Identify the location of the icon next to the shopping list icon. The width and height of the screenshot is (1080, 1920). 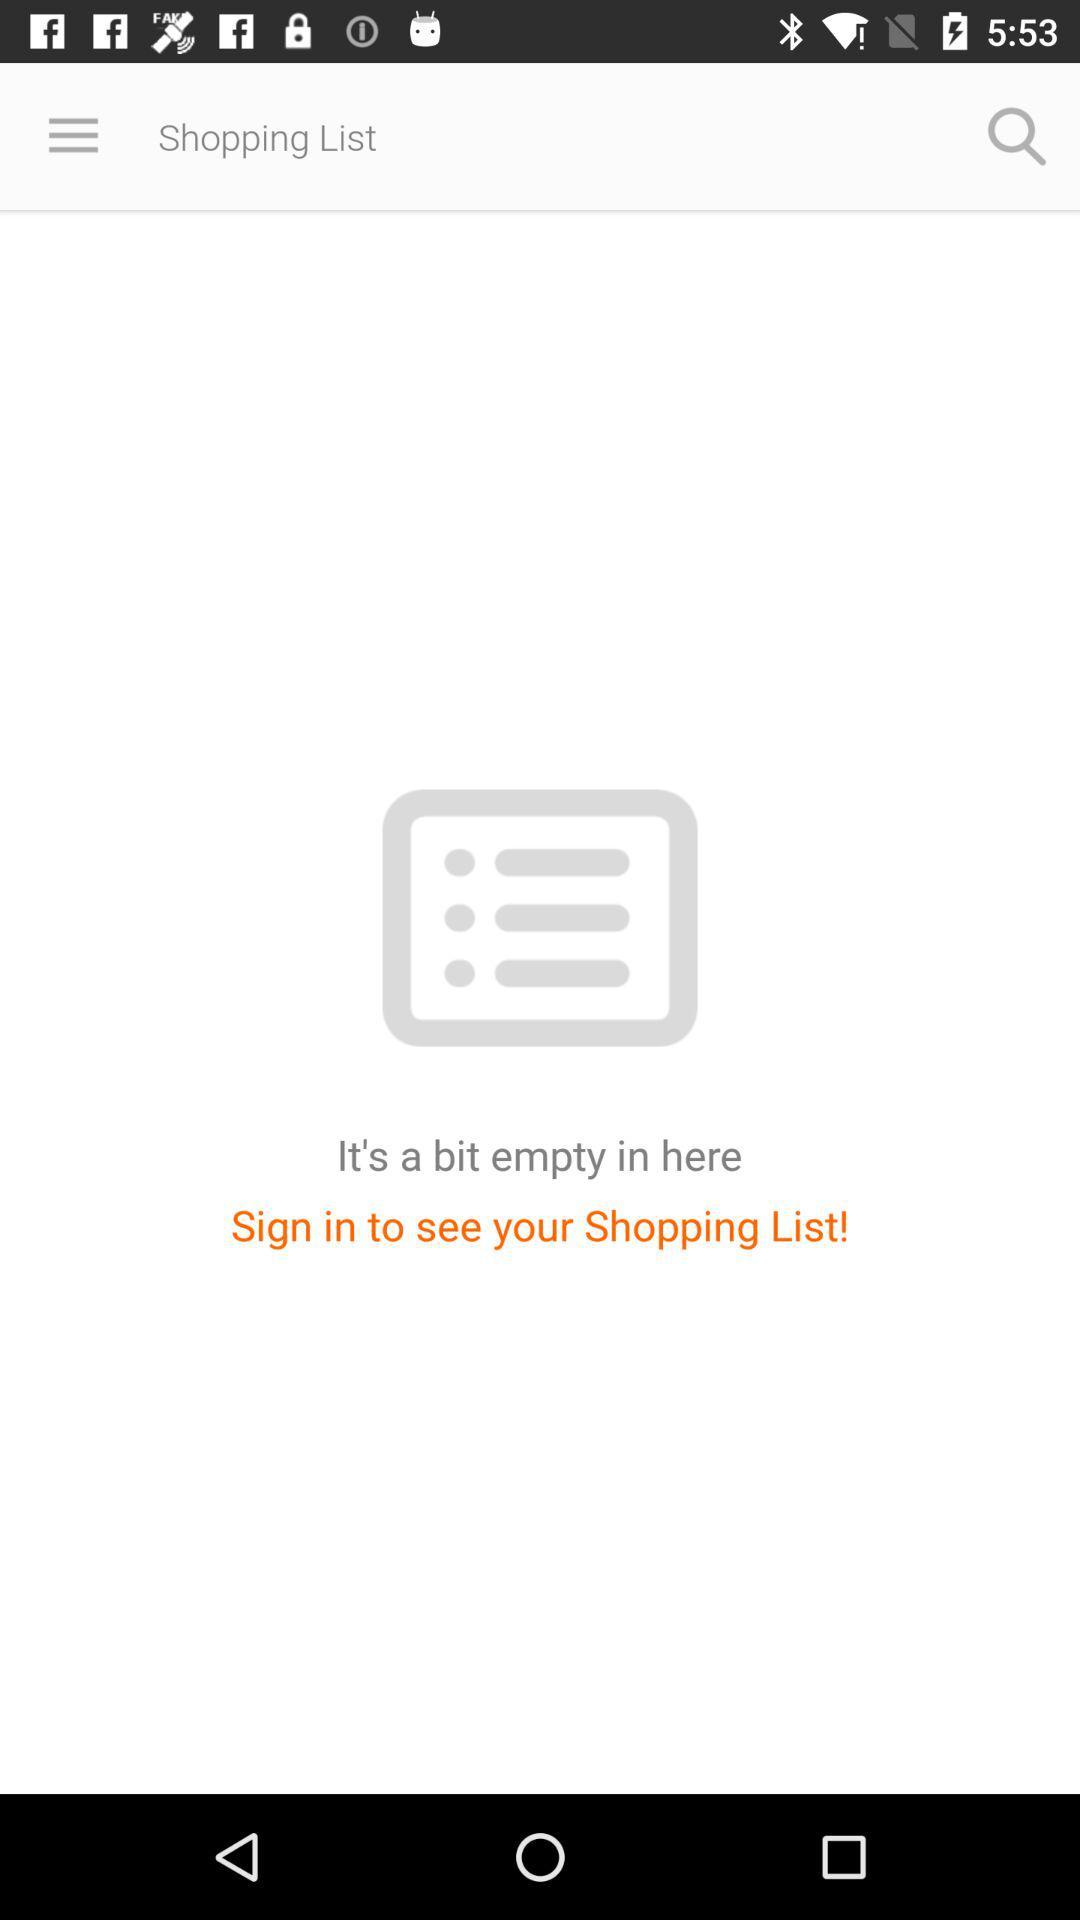
(1017, 135).